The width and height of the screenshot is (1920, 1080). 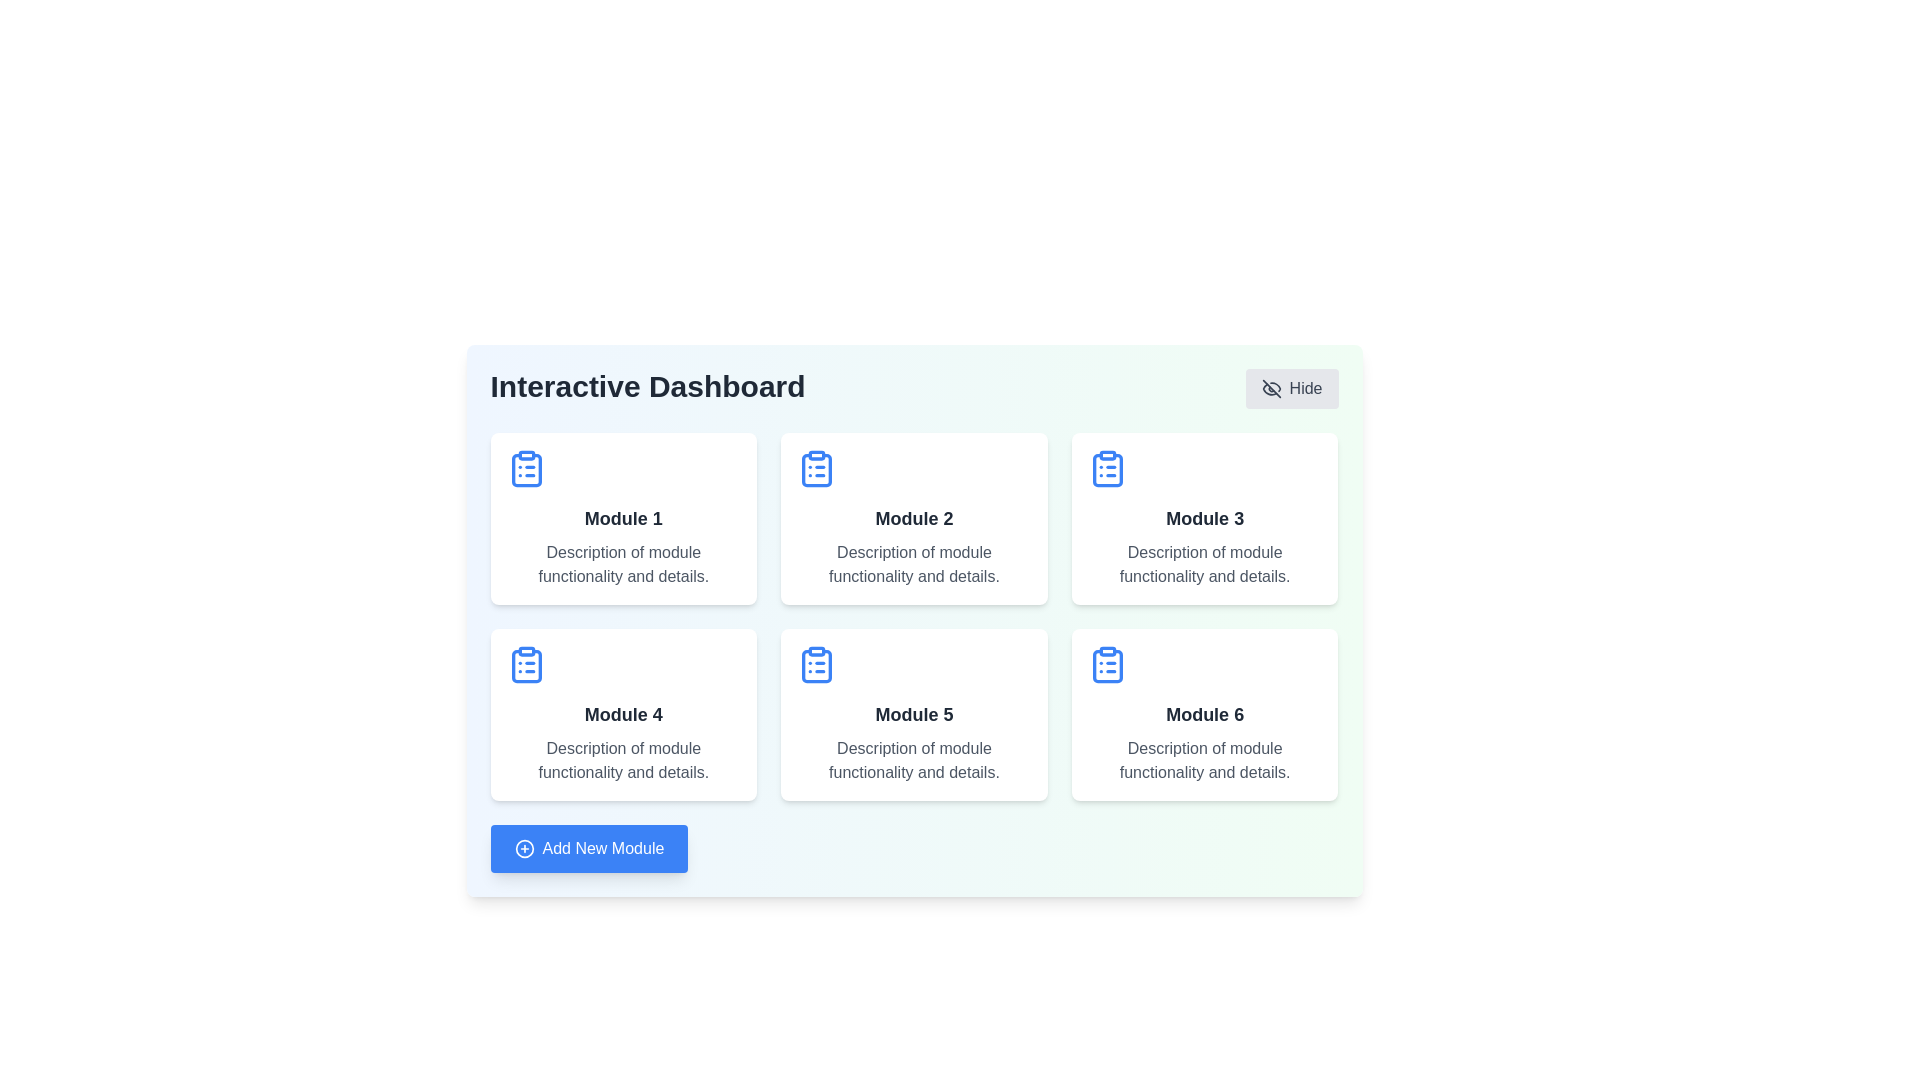 What do you see at coordinates (1106, 664) in the screenshot?
I see `the blue clipboard icon with a checklist design located at the top of the 'Module 6' card, positioned to the left of the card's title` at bounding box center [1106, 664].